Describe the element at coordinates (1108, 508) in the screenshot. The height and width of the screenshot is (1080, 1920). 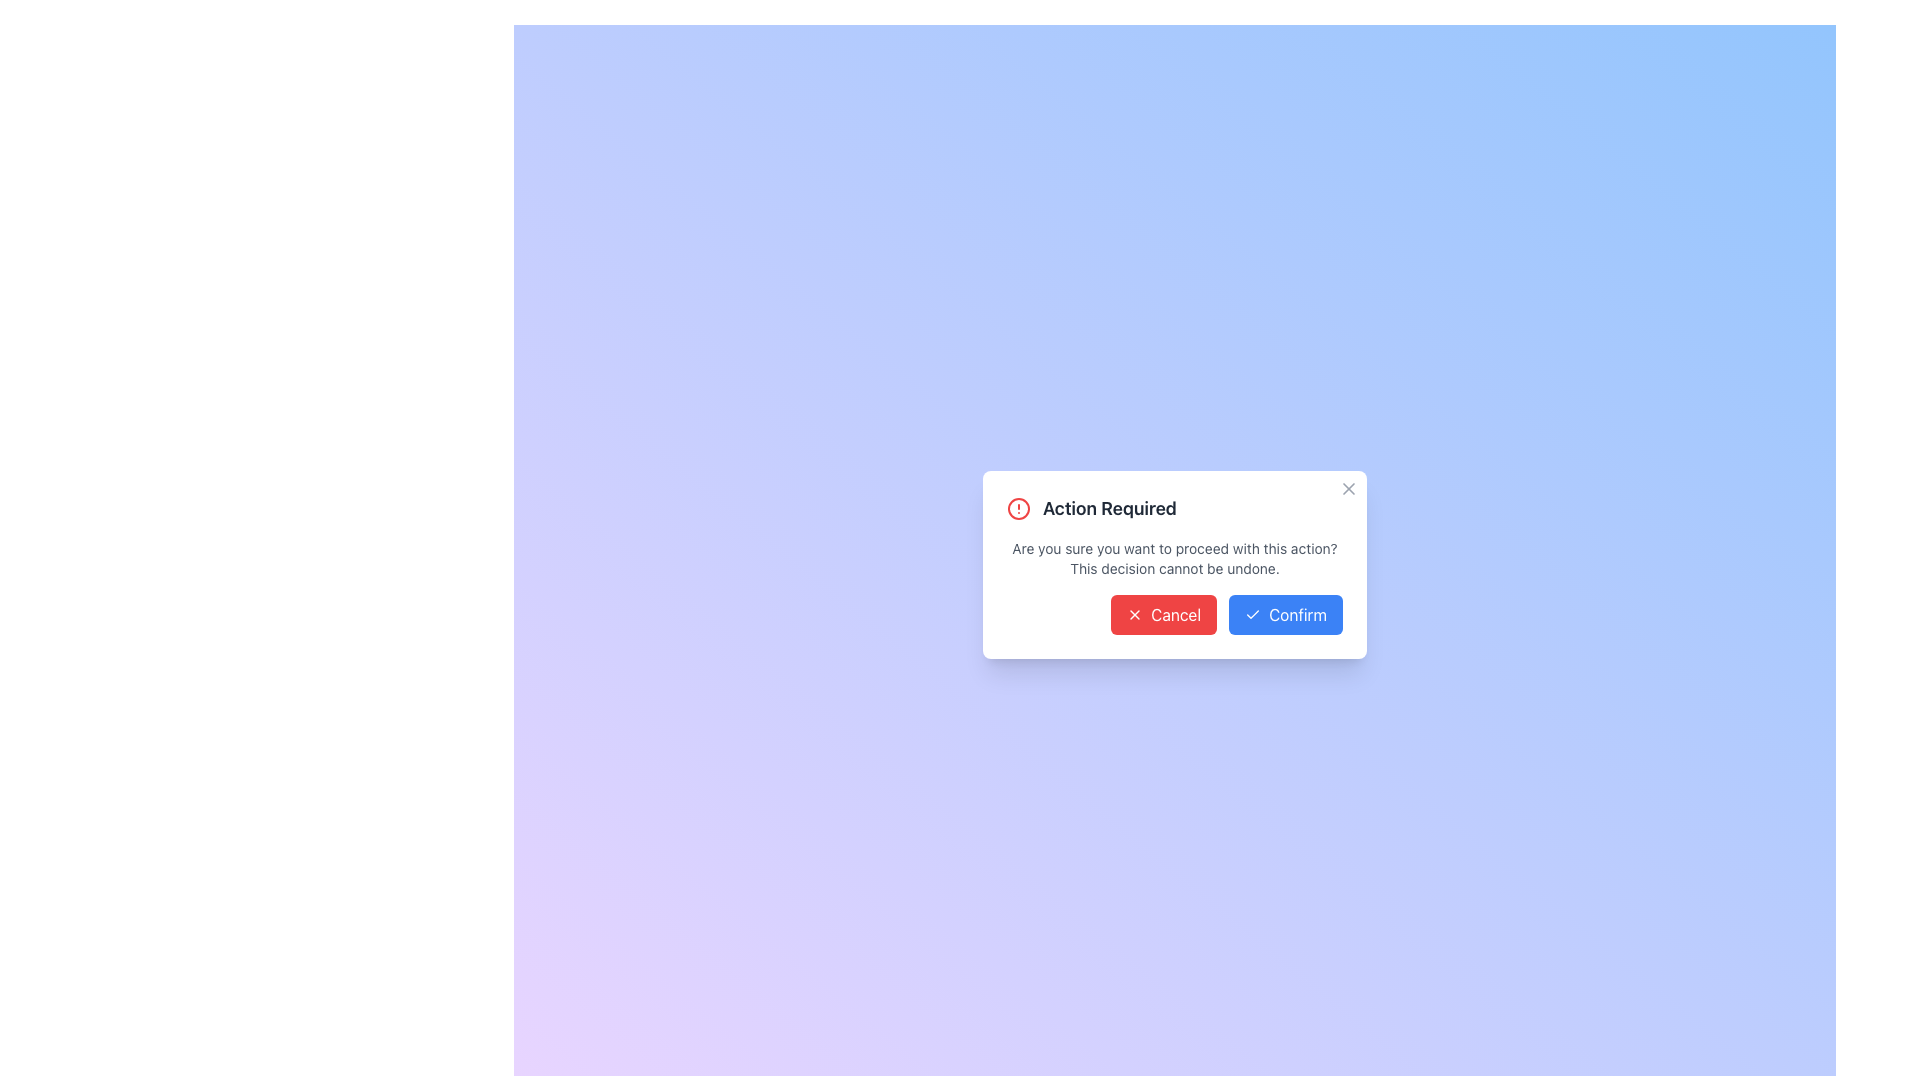
I see `text displayed as the modal's headline, located at the top portion of the modal dialog box, to the right of the alert icon` at that location.